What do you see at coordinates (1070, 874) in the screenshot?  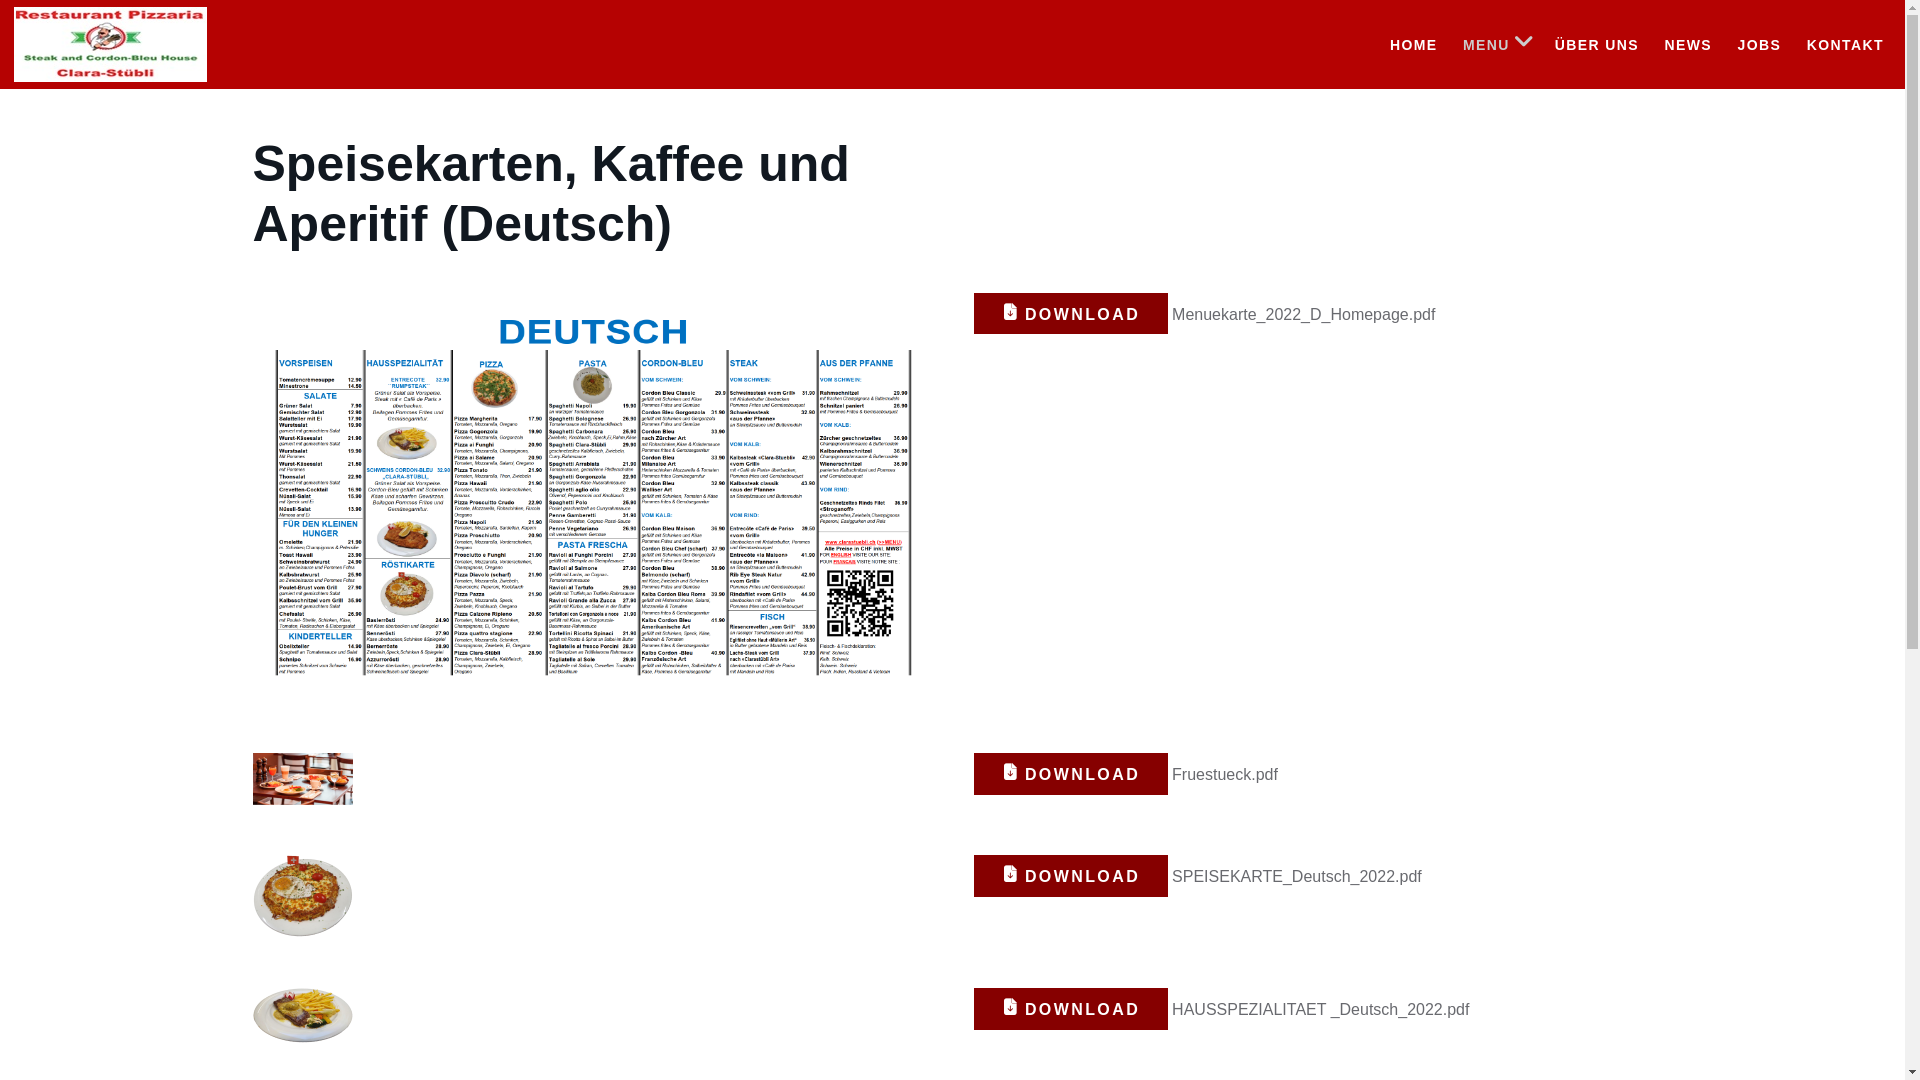 I see `'DOWNLOAD'` at bounding box center [1070, 874].